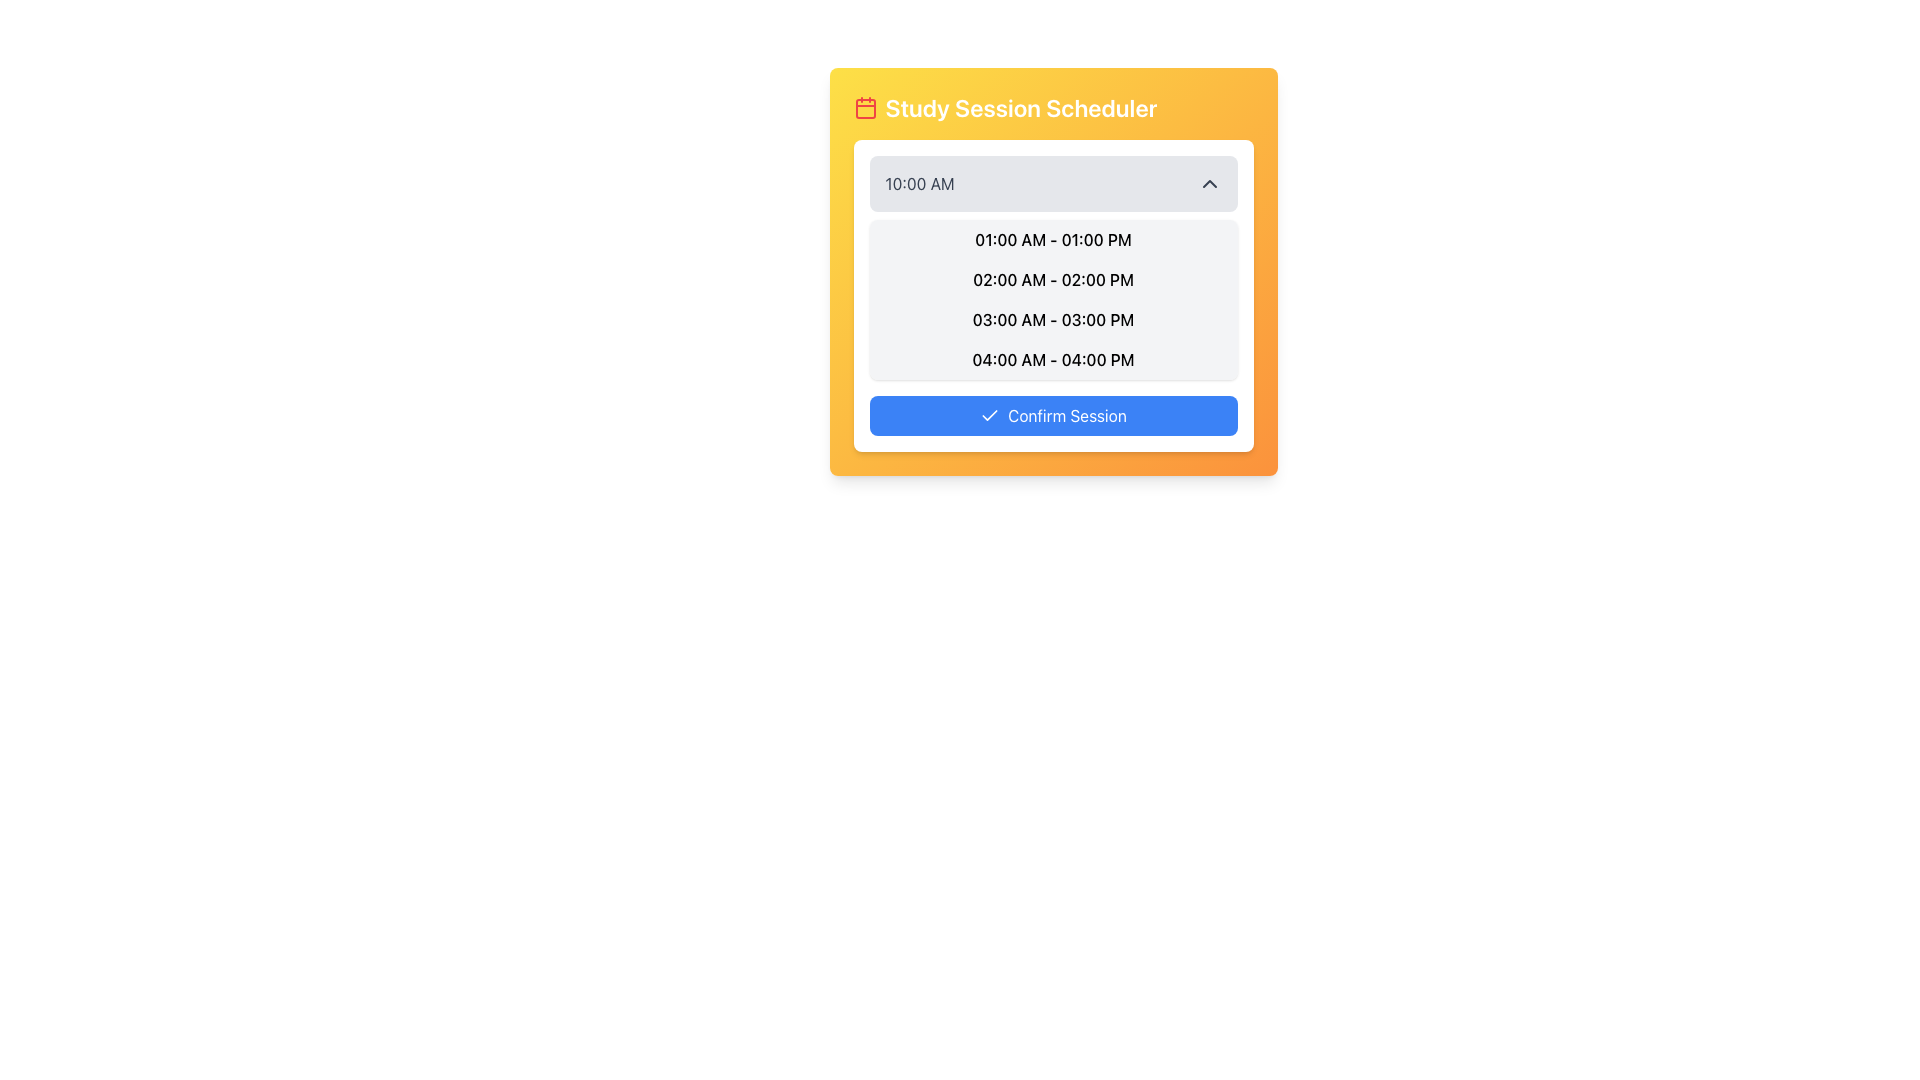 This screenshot has width=1920, height=1080. Describe the element at coordinates (1208, 184) in the screenshot. I see `the Dropdown toggle icon located at the top-right corner of the selection box showing '10:00 AM'` at that location.